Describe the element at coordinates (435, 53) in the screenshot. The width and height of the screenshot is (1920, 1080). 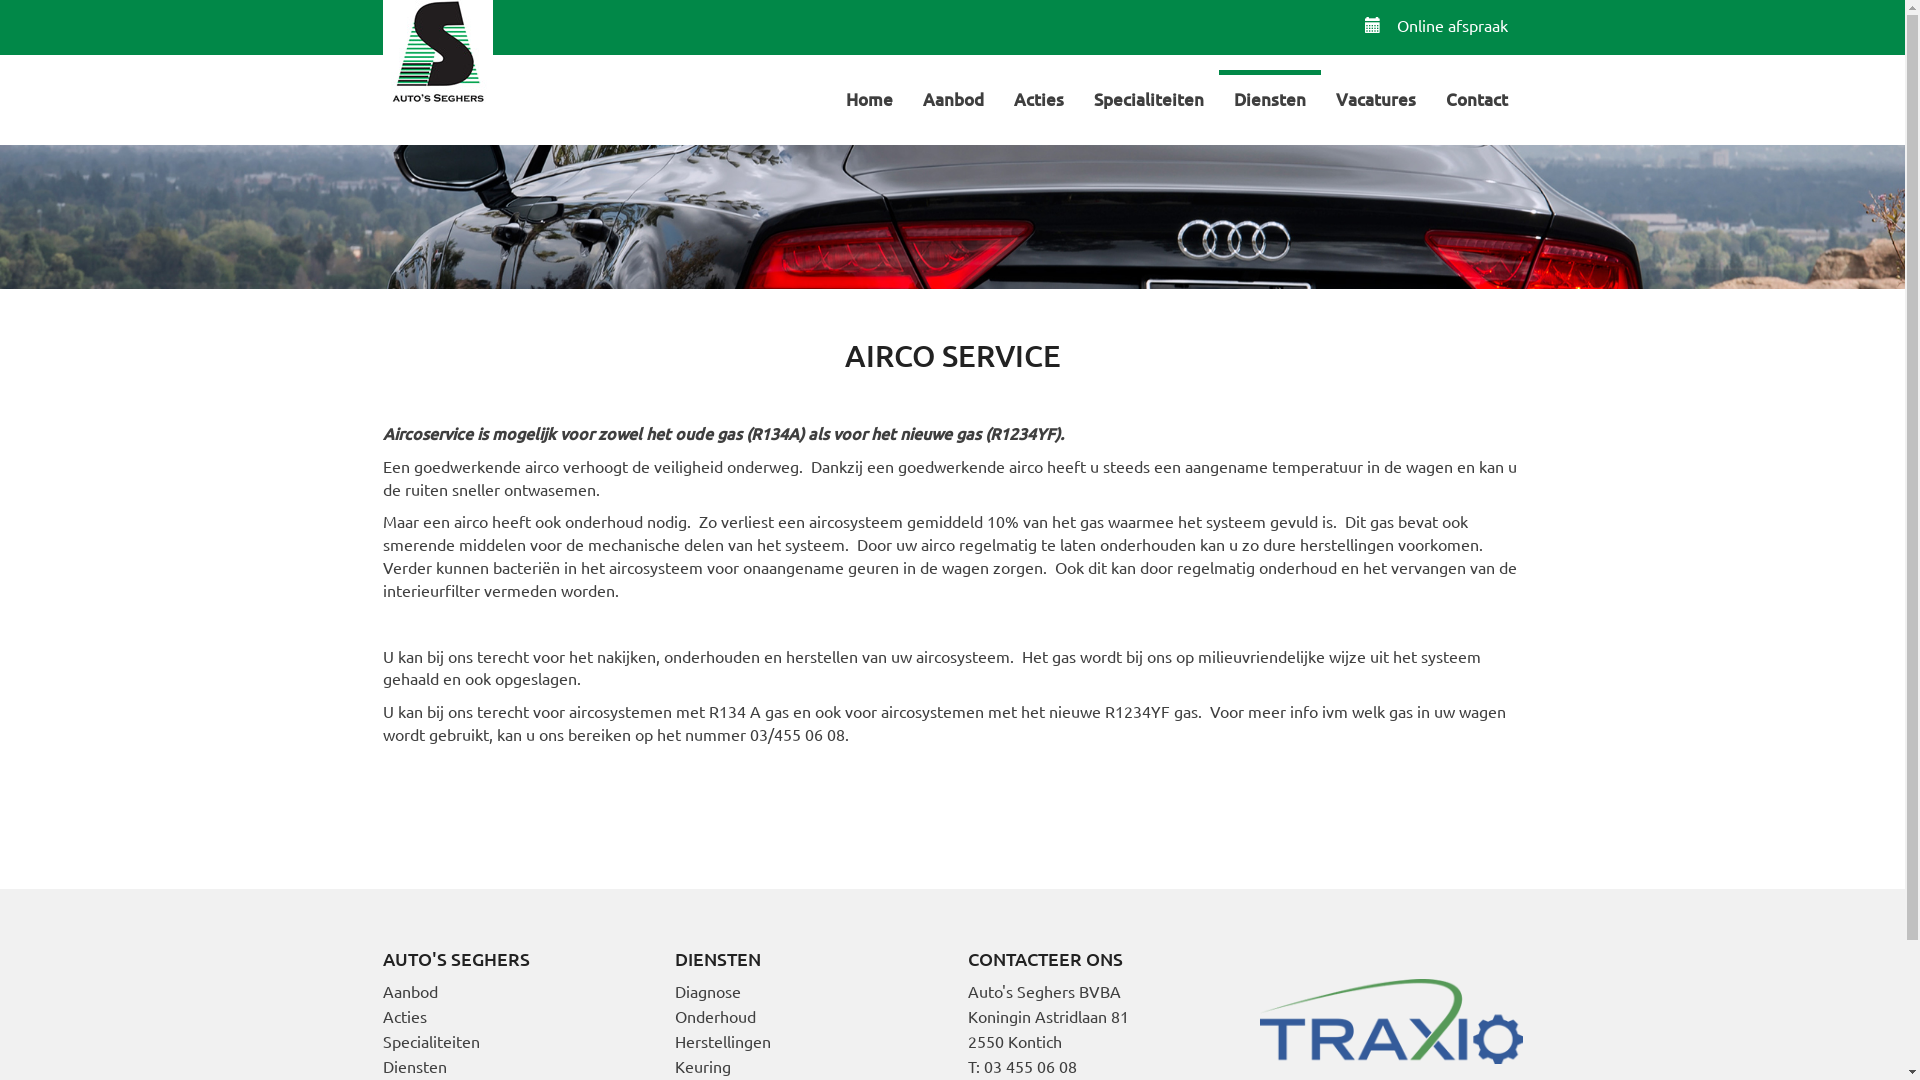
I see `'home'` at that location.